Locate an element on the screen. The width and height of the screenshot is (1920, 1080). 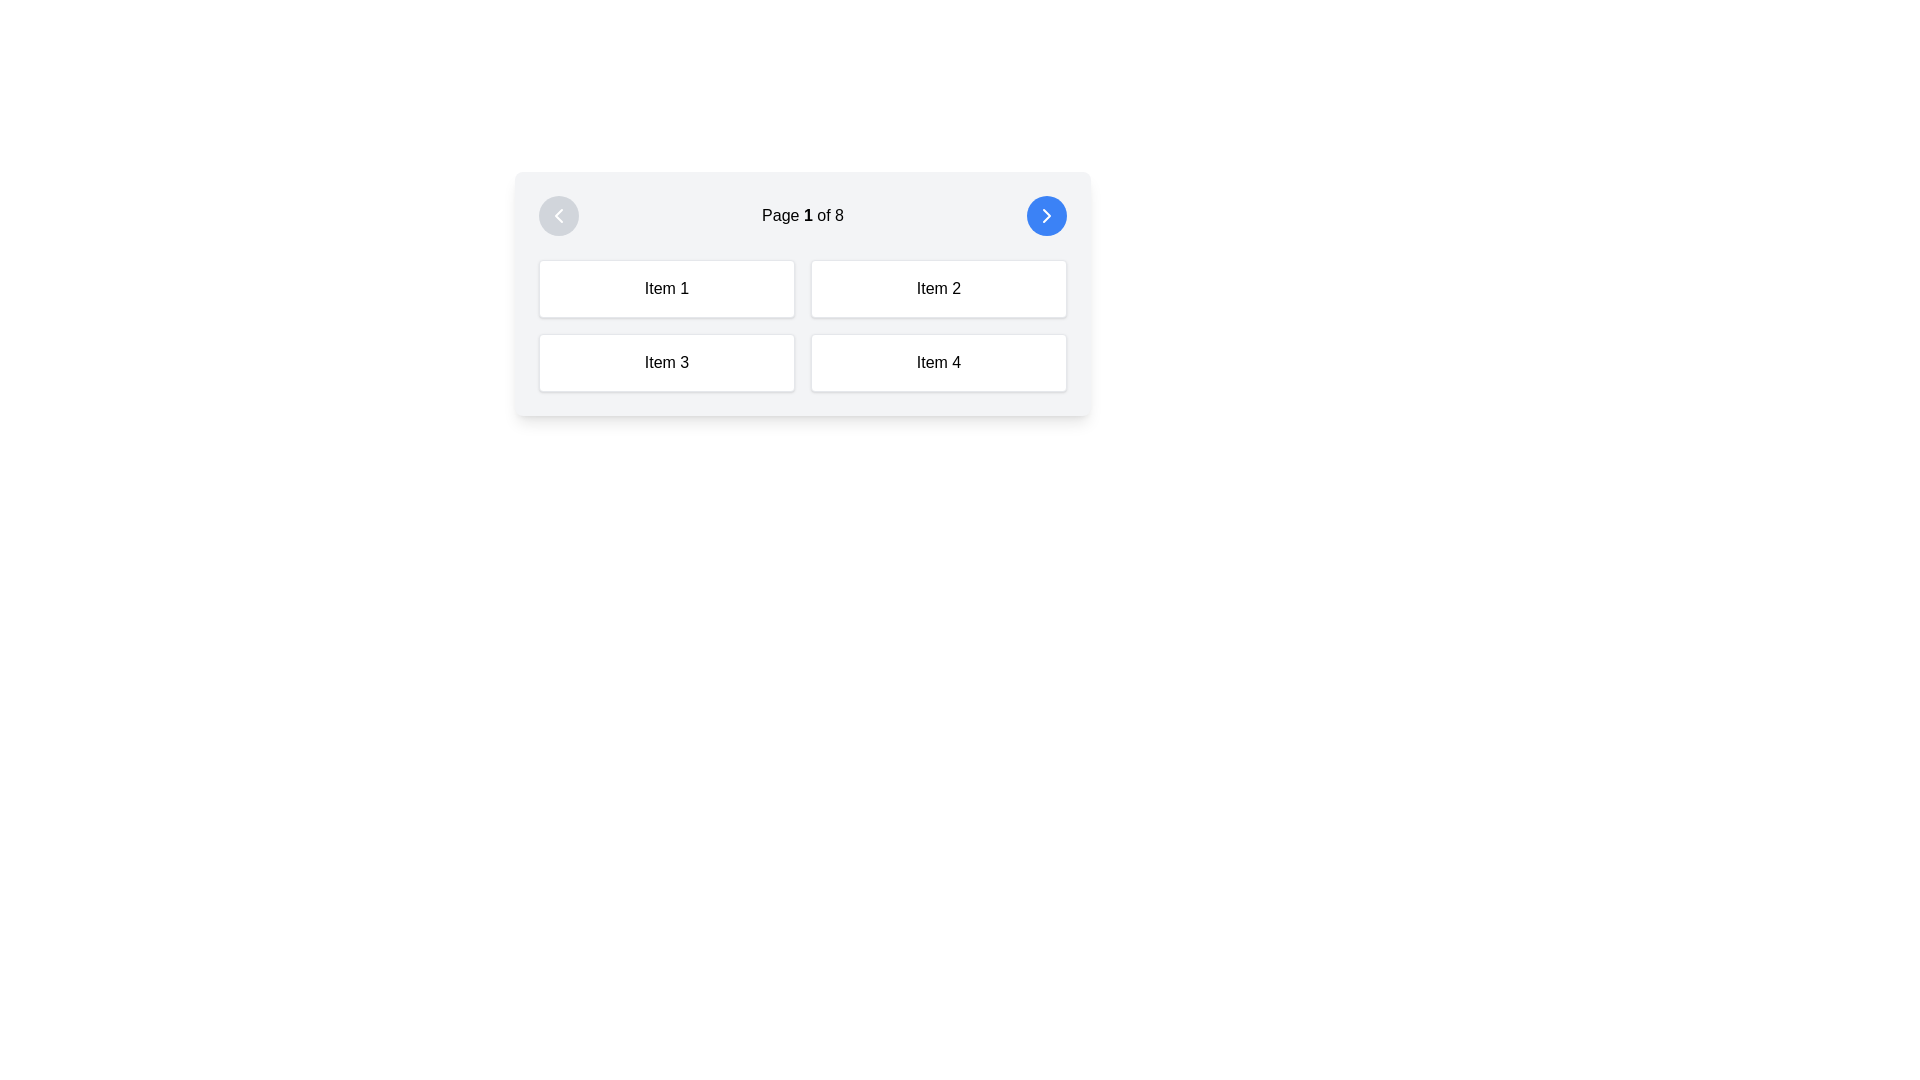
the button labeled 'Item 3' located in the lower left quadrant of the grid is located at coordinates (667, 362).